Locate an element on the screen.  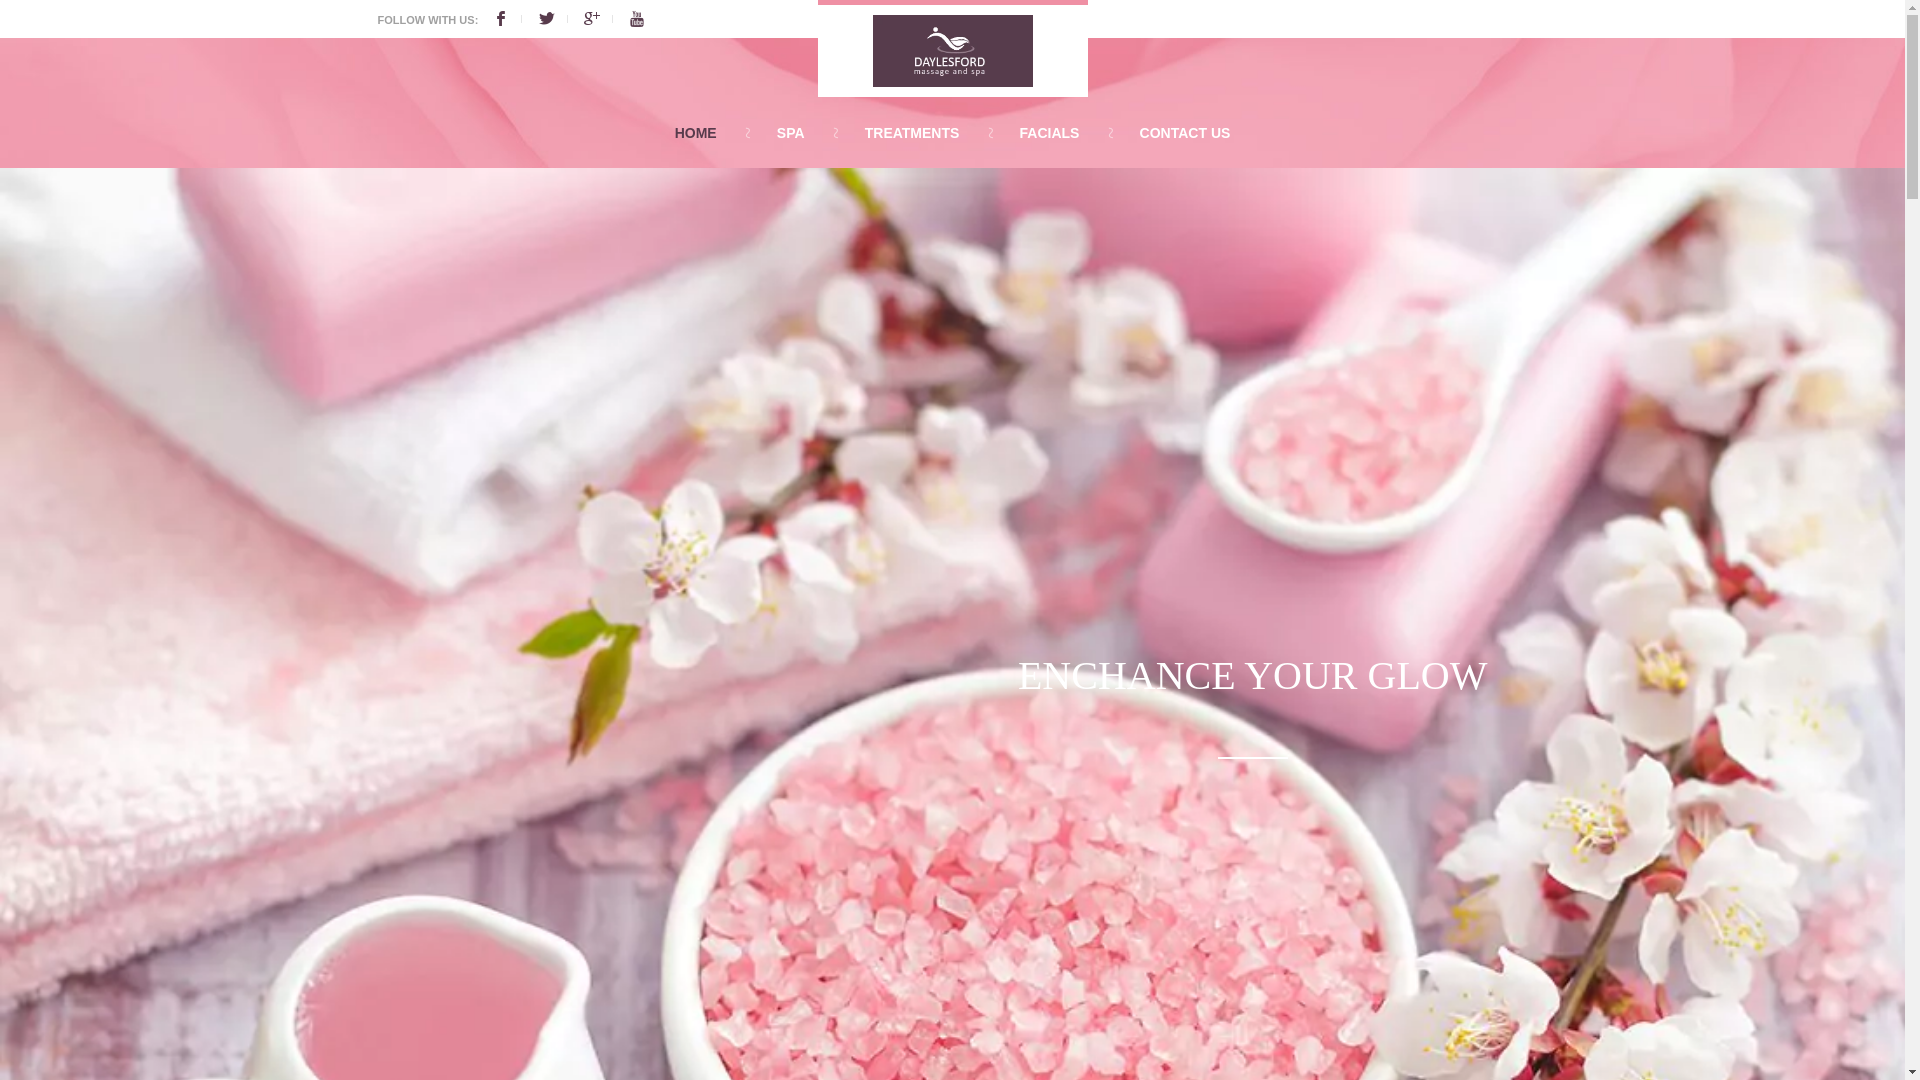
'FACIALS' is located at coordinates (1049, 132).